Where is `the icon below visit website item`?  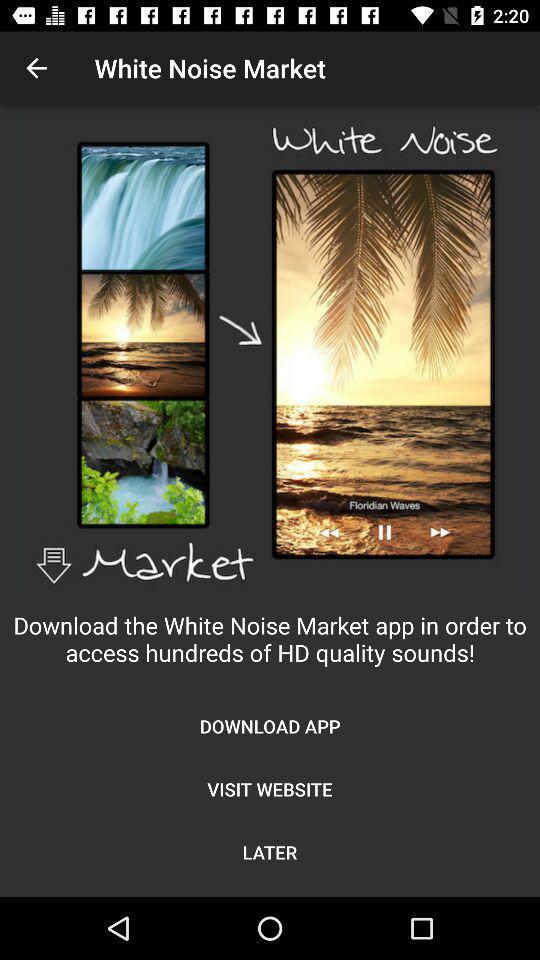
the icon below visit website item is located at coordinates (270, 851).